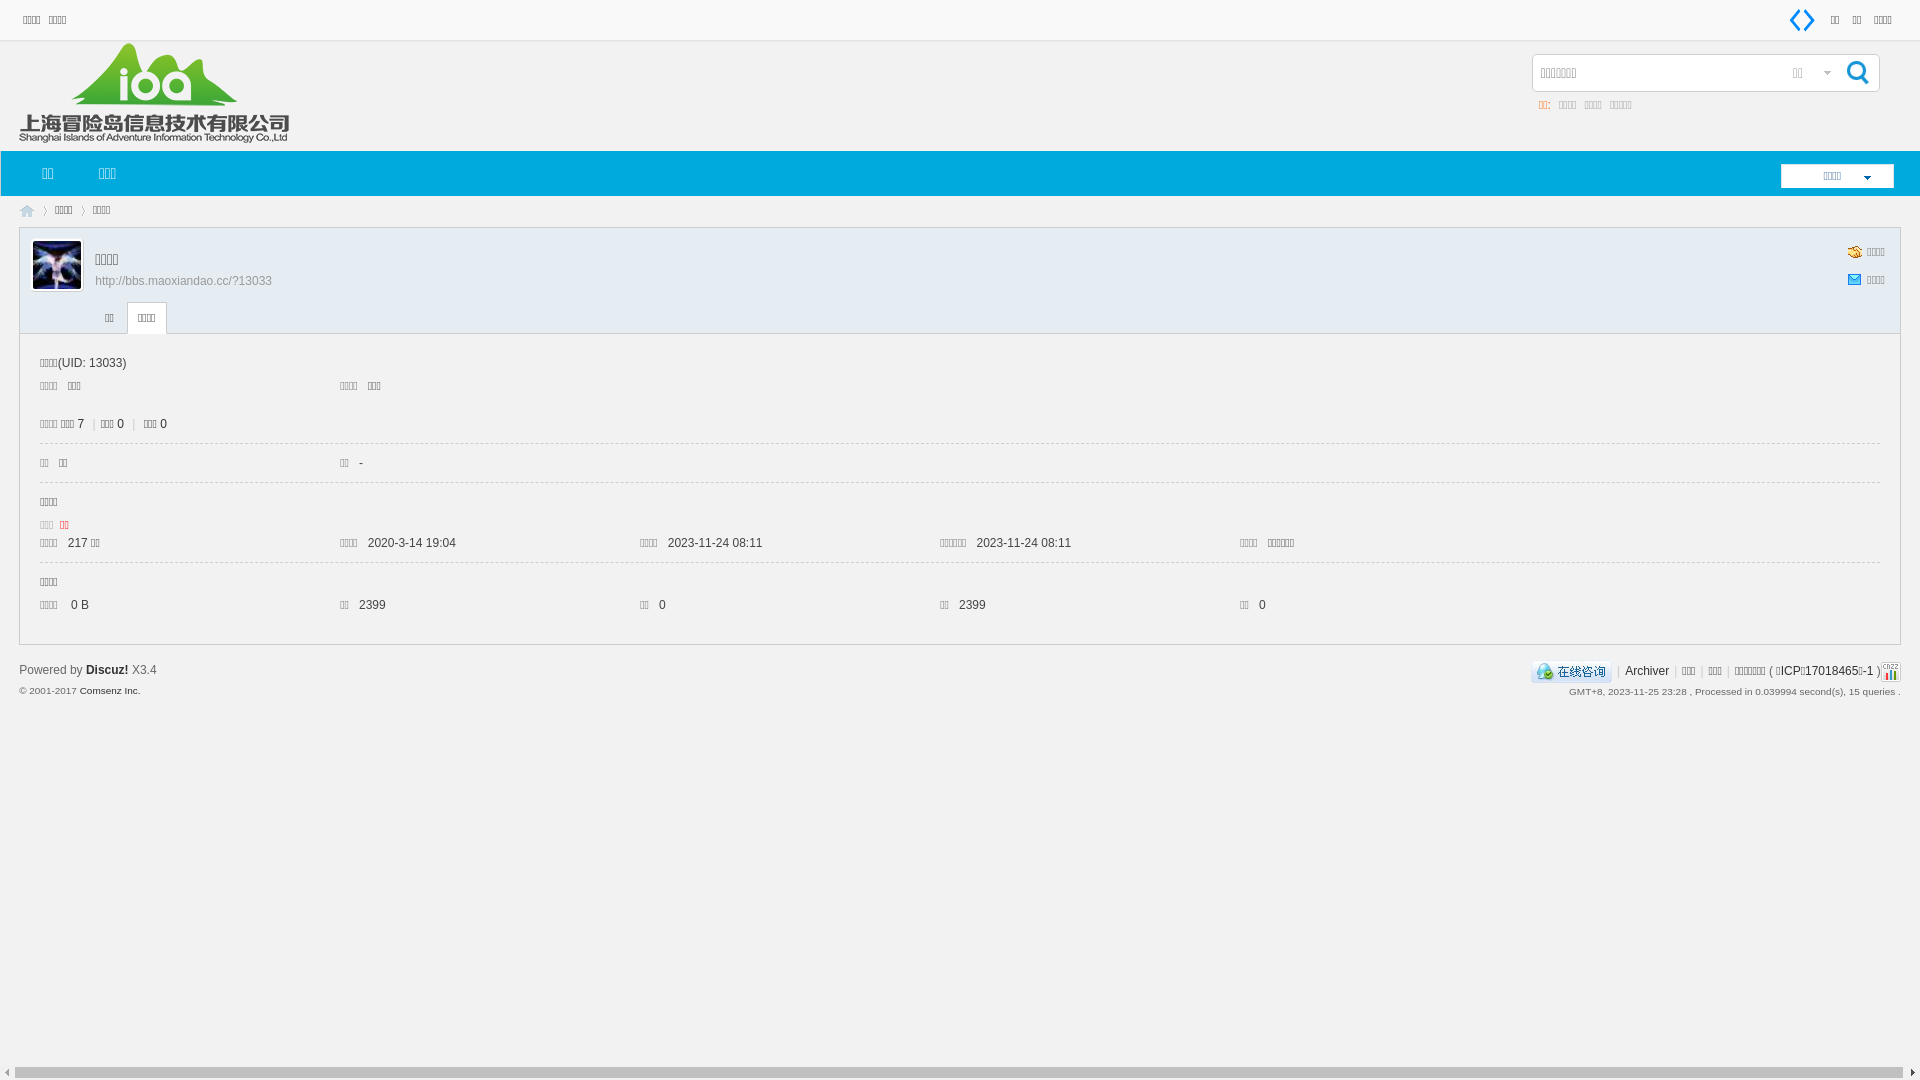  Describe the element at coordinates (1855, 72) in the screenshot. I see `'true'` at that location.